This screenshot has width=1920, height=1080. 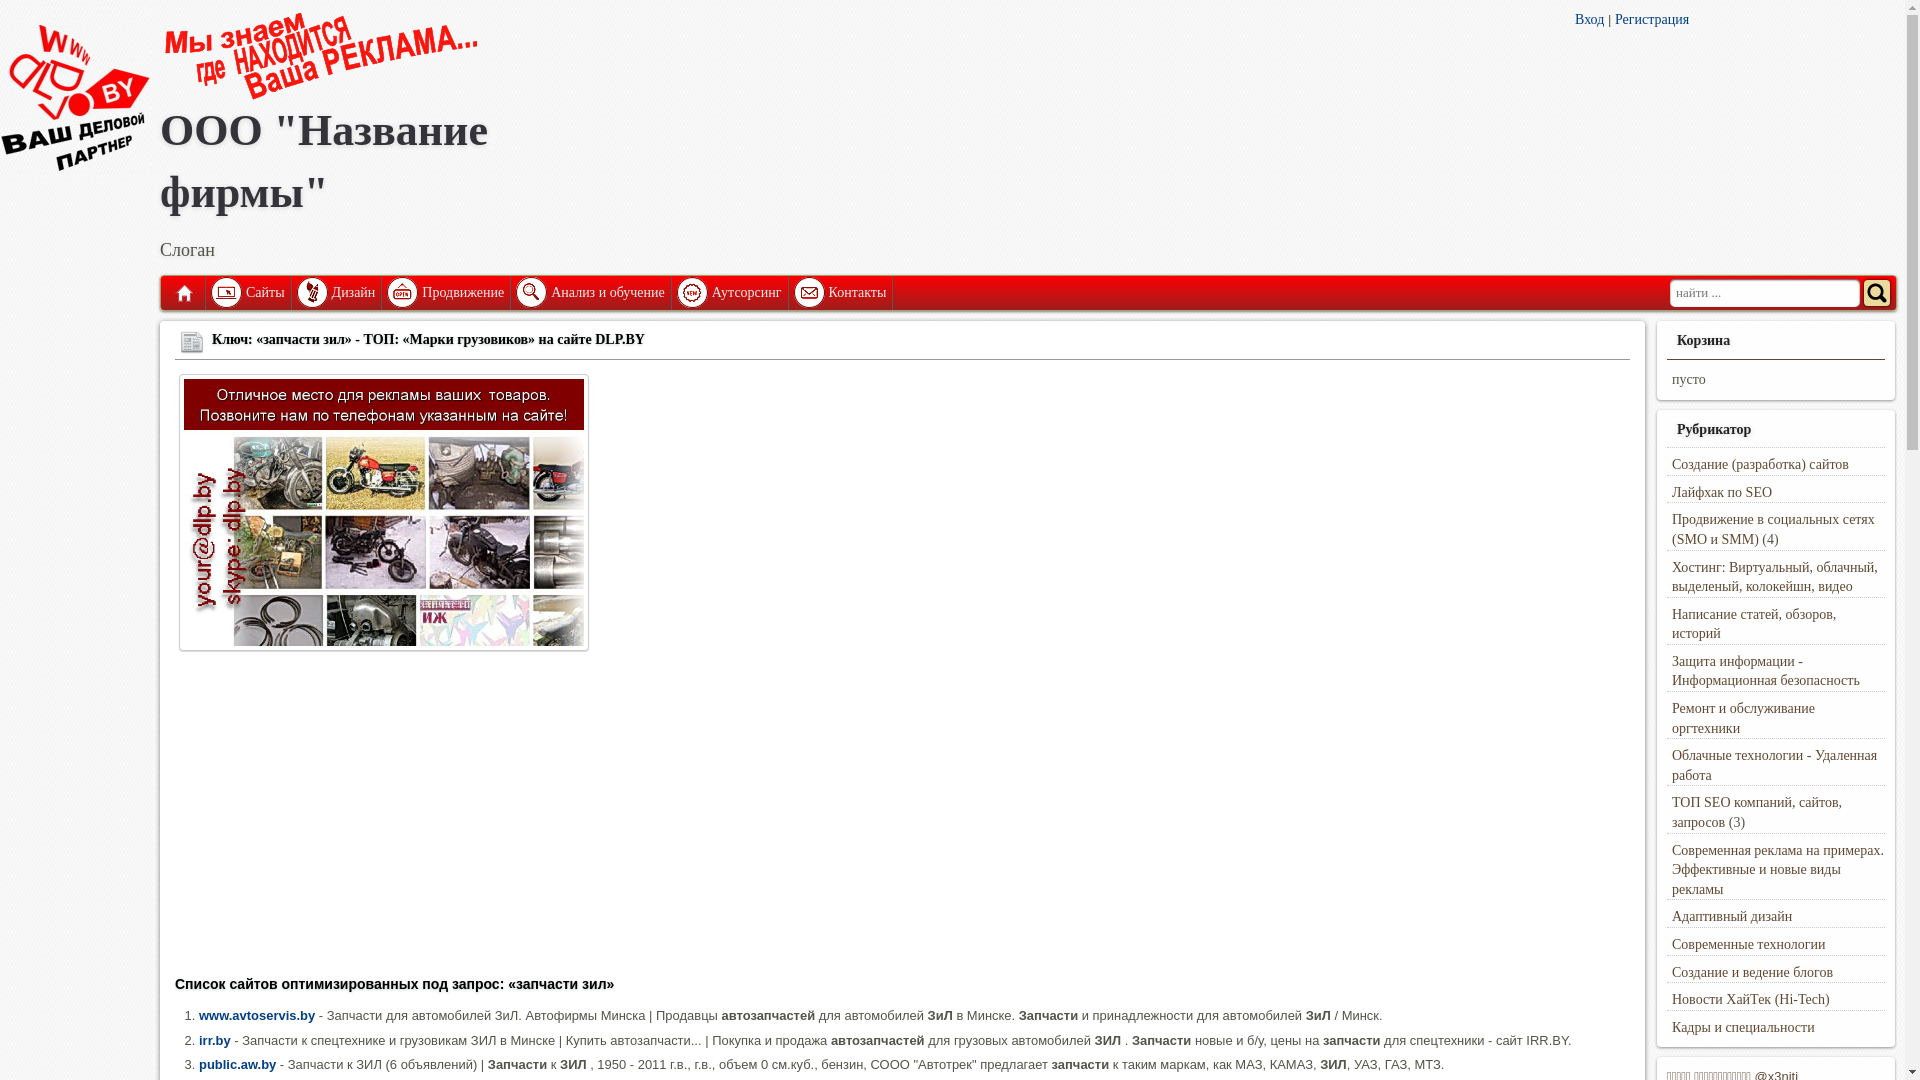 What do you see at coordinates (215, 1039) in the screenshot?
I see `'irr.by'` at bounding box center [215, 1039].